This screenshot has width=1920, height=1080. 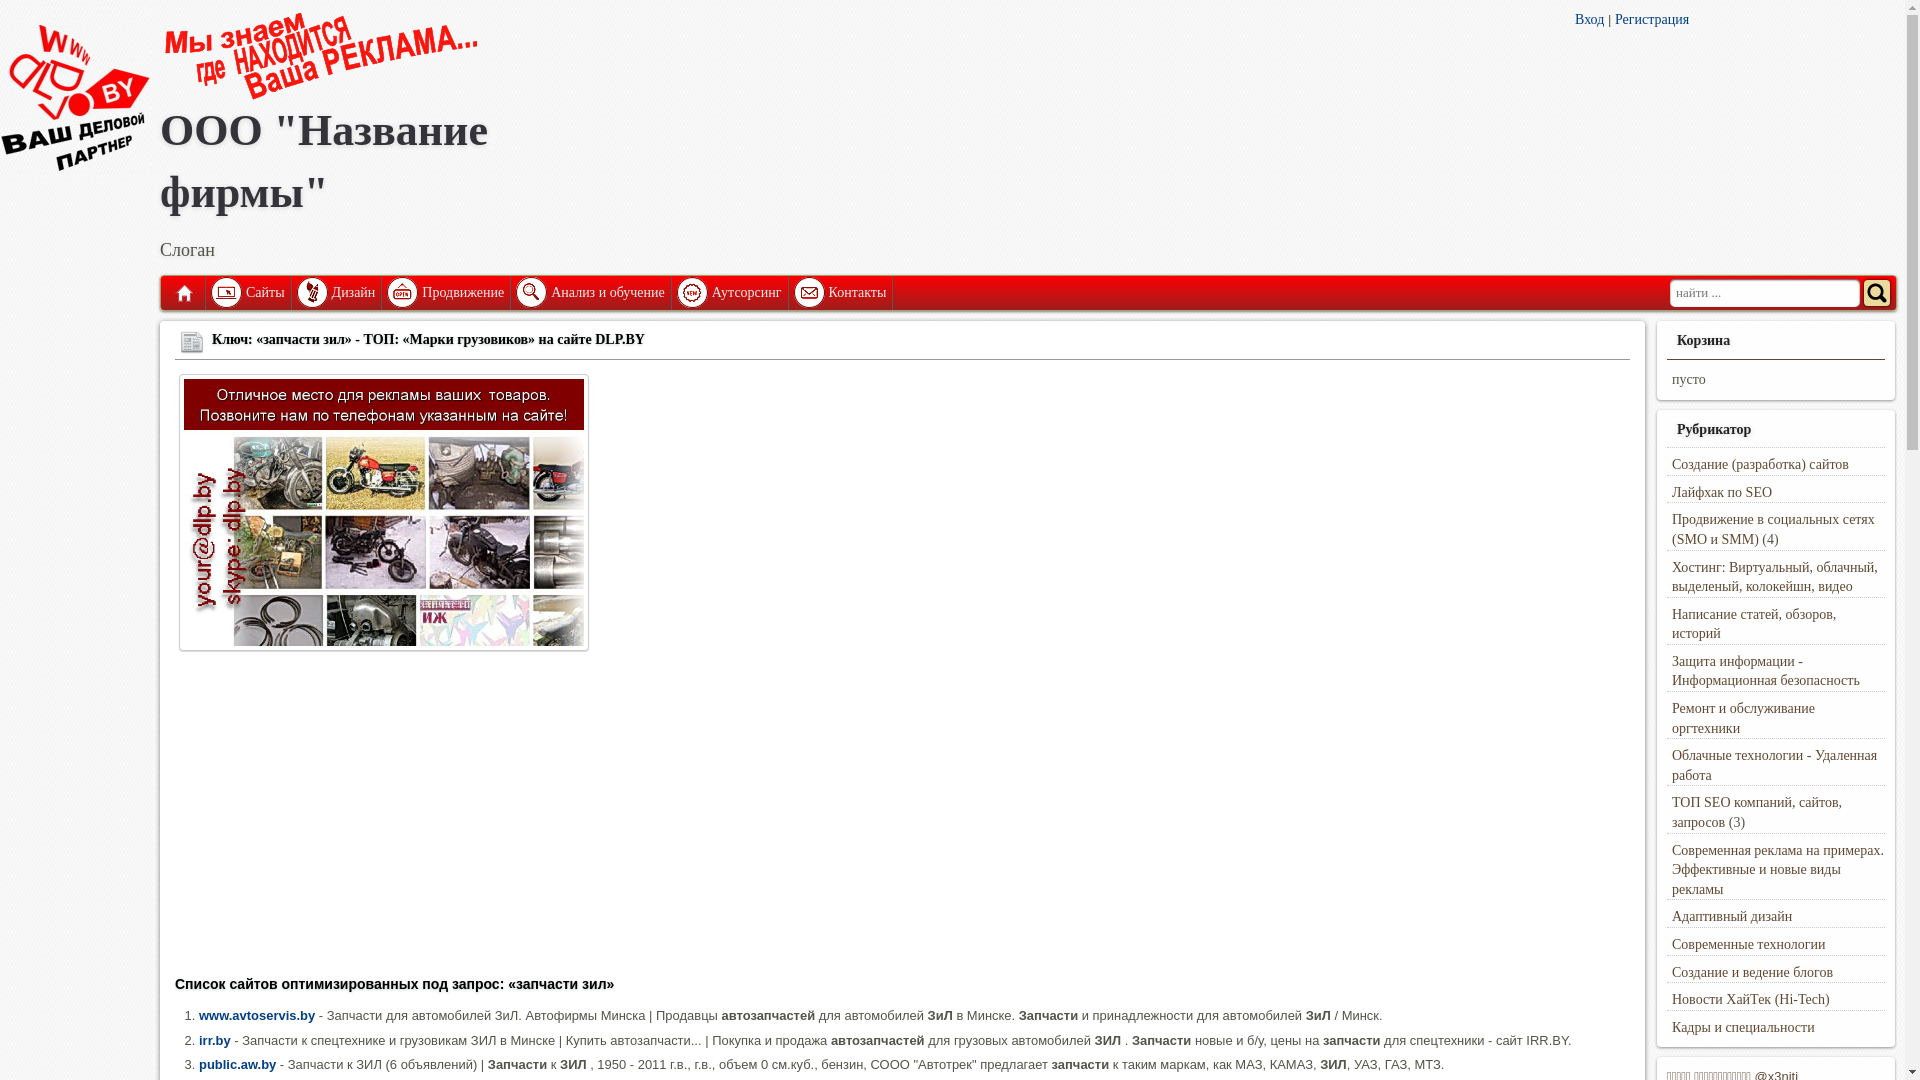 What do you see at coordinates (215, 1039) in the screenshot?
I see `'irr.by'` at bounding box center [215, 1039].